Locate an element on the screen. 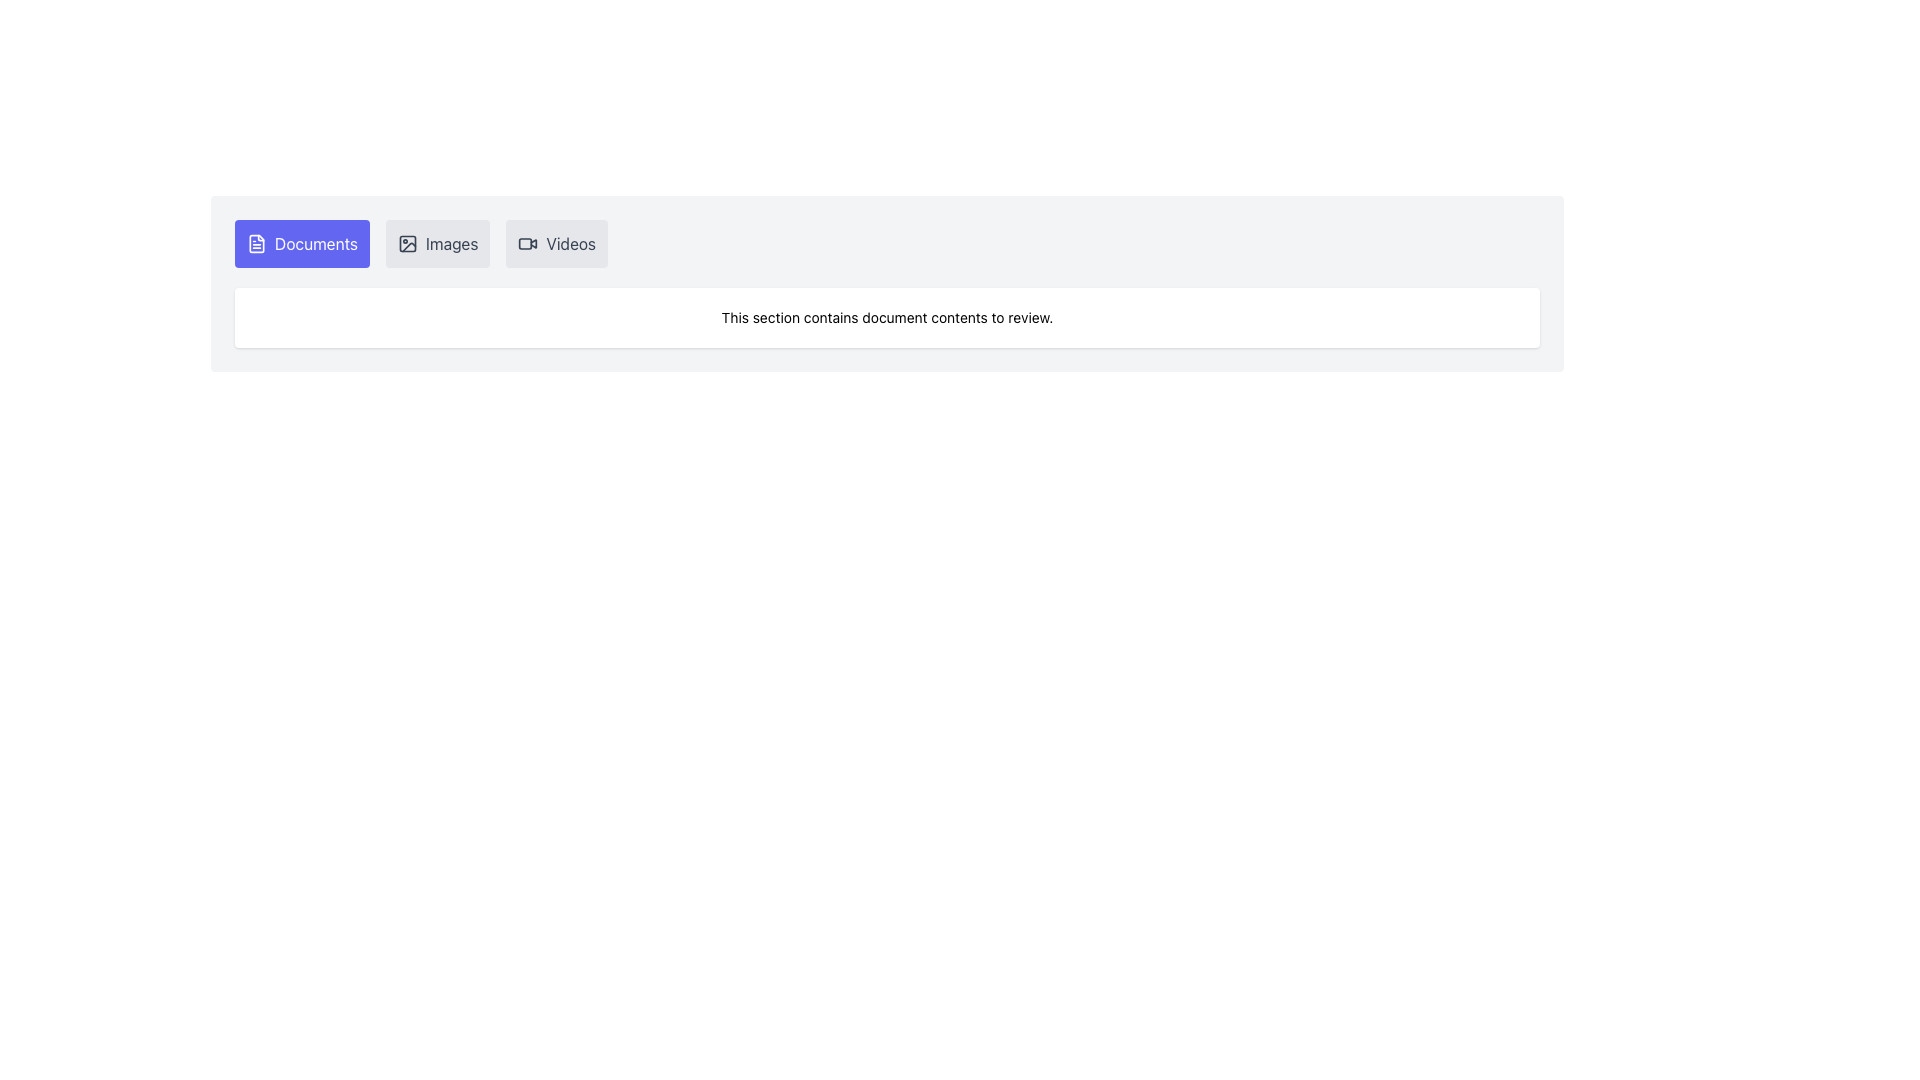 This screenshot has width=1920, height=1080. the first button in the top-left of the layout, which allows for viewing or working with document-related content is located at coordinates (301, 242).